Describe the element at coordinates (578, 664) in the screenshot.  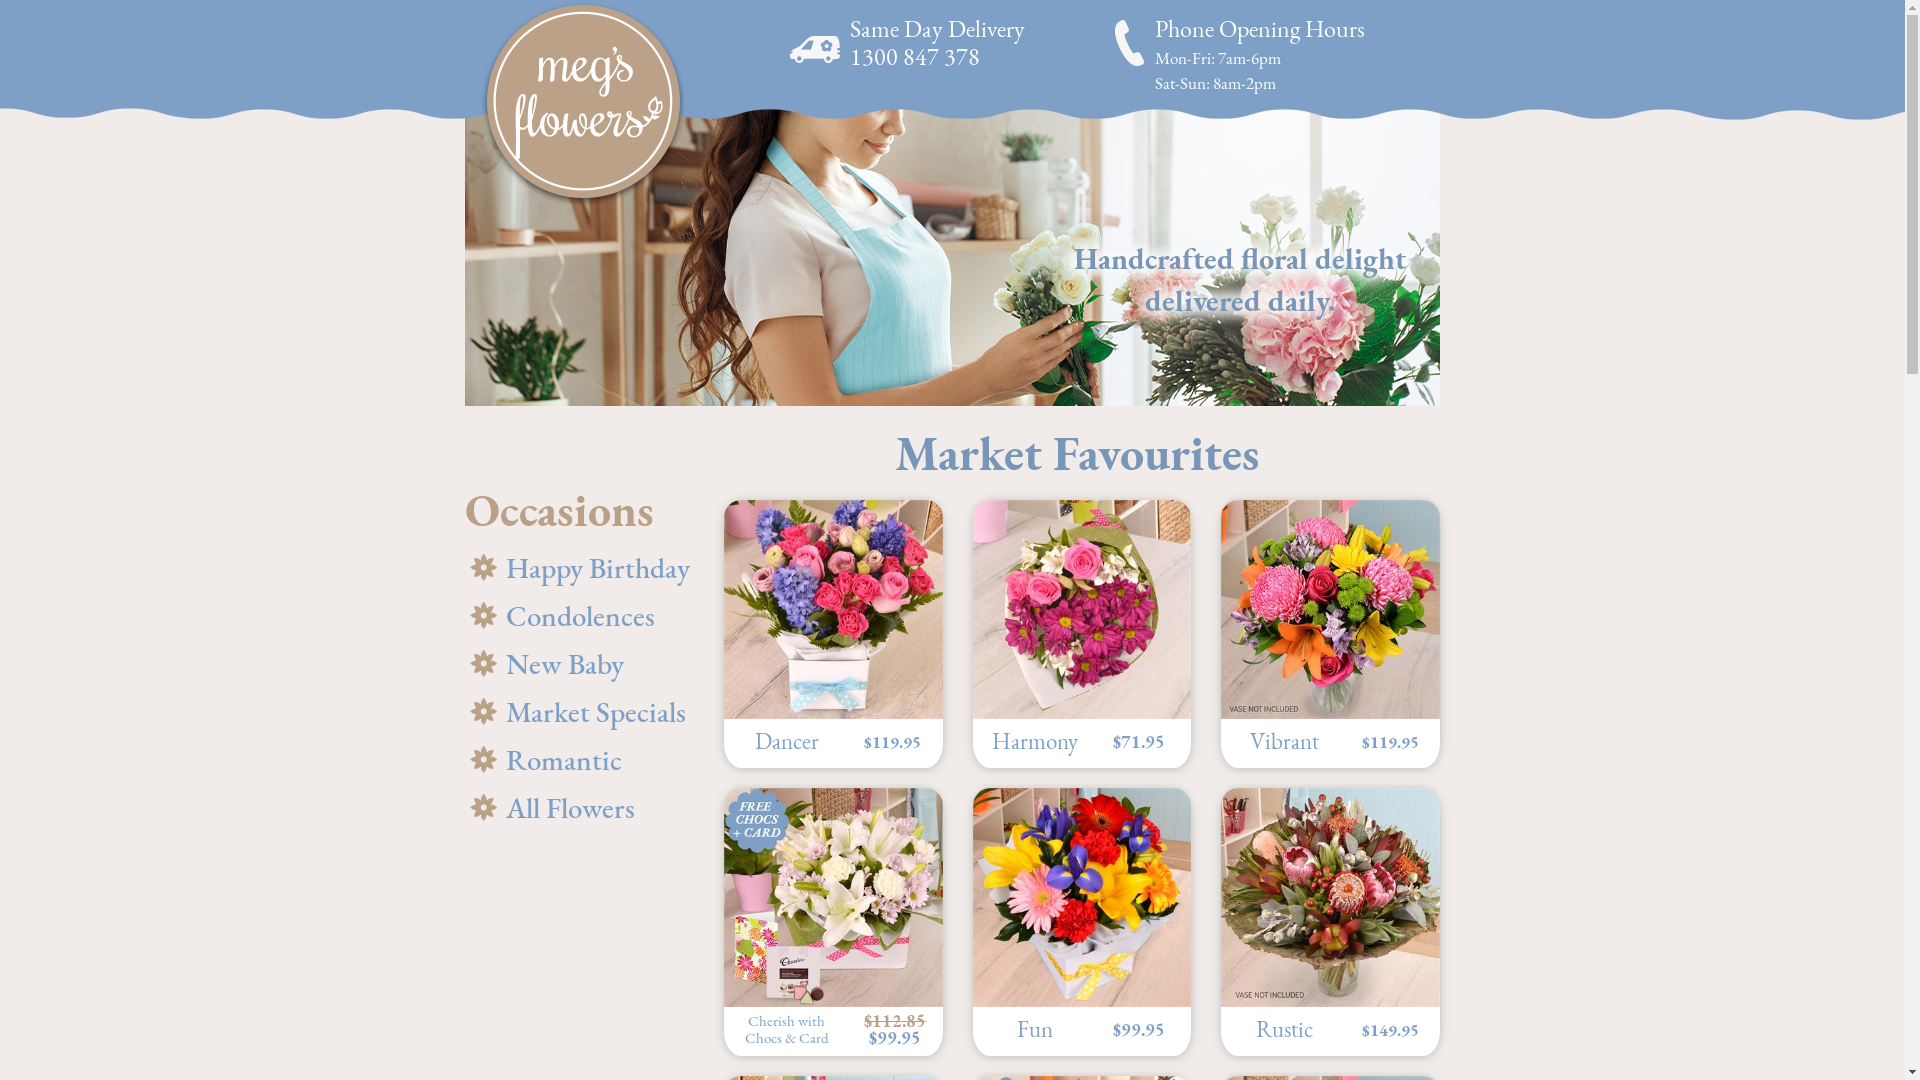
I see `'New Baby'` at that location.